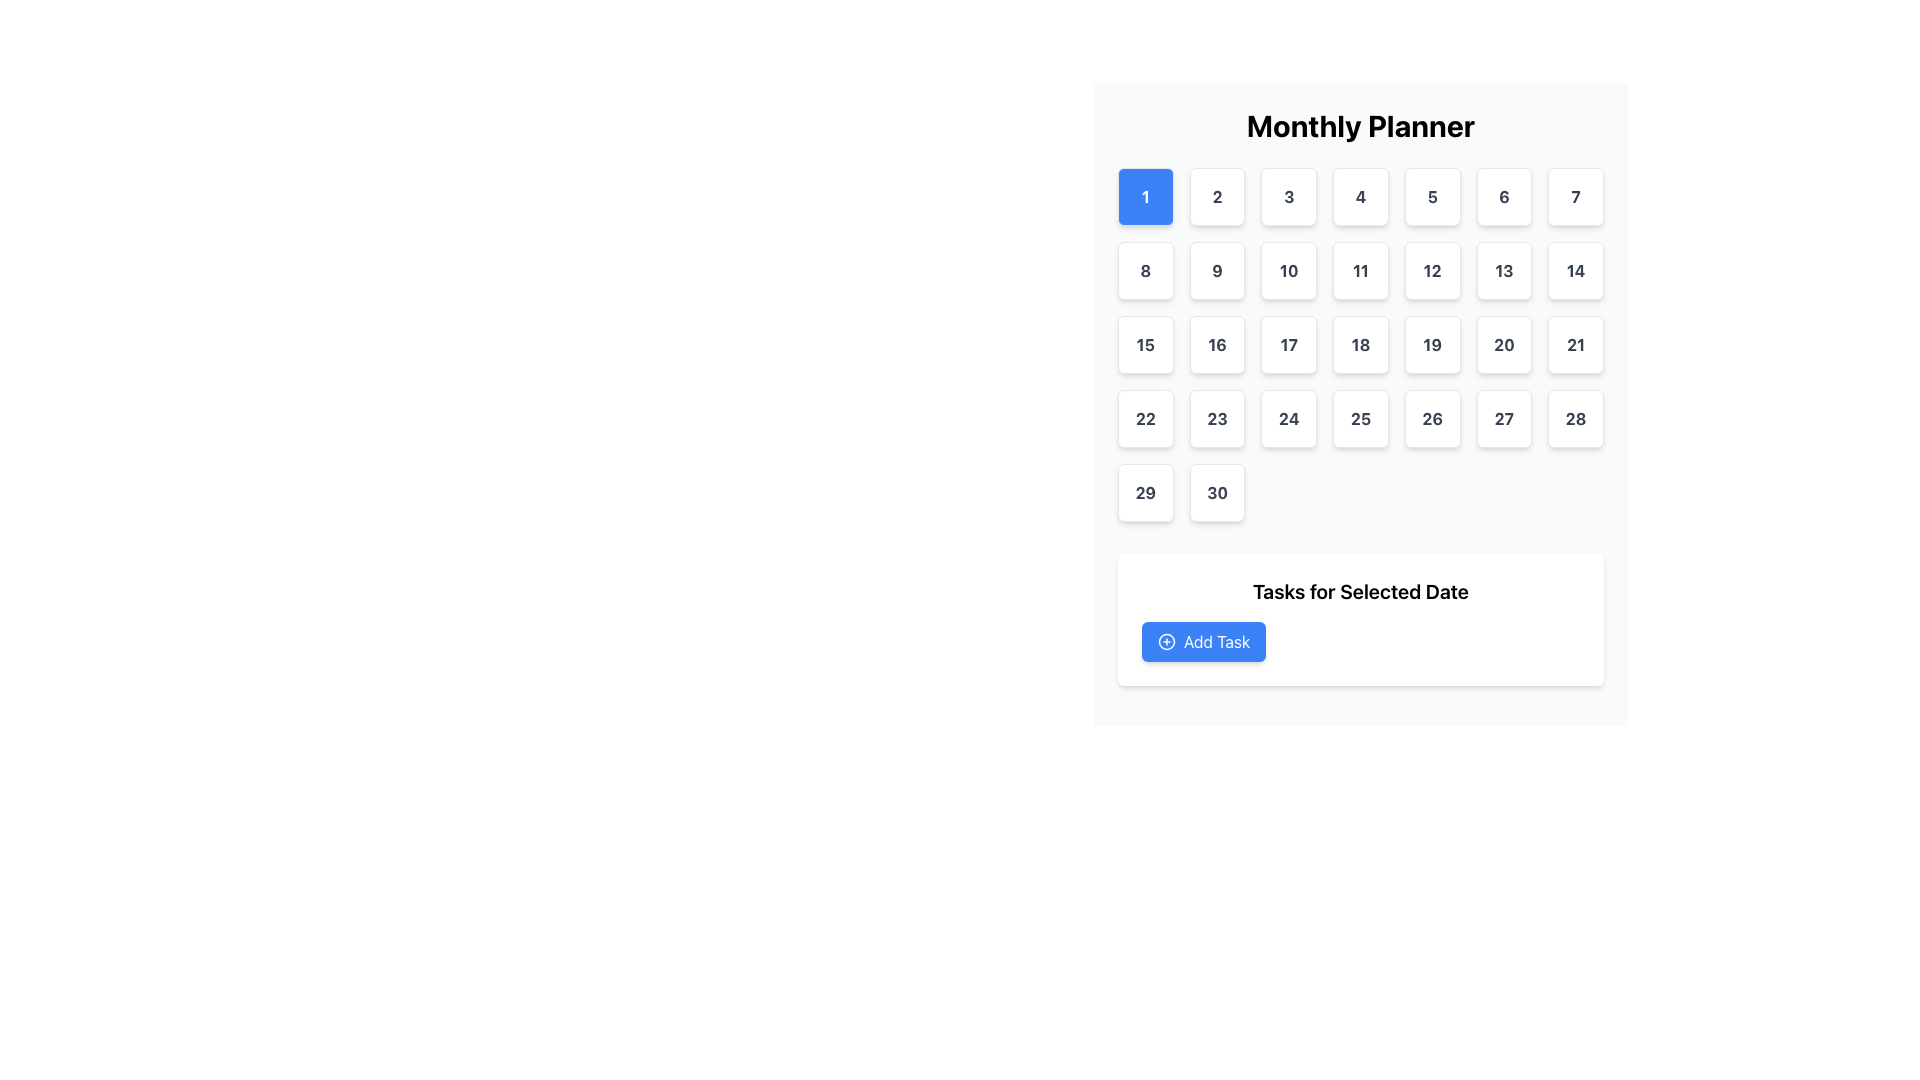 The height and width of the screenshot is (1080, 1920). Describe the element at coordinates (1504, 196) in the screenshot. I see `the selectable date button for the 6th day of the month in the Monthly Planner to trigger a visual effect` at that location.